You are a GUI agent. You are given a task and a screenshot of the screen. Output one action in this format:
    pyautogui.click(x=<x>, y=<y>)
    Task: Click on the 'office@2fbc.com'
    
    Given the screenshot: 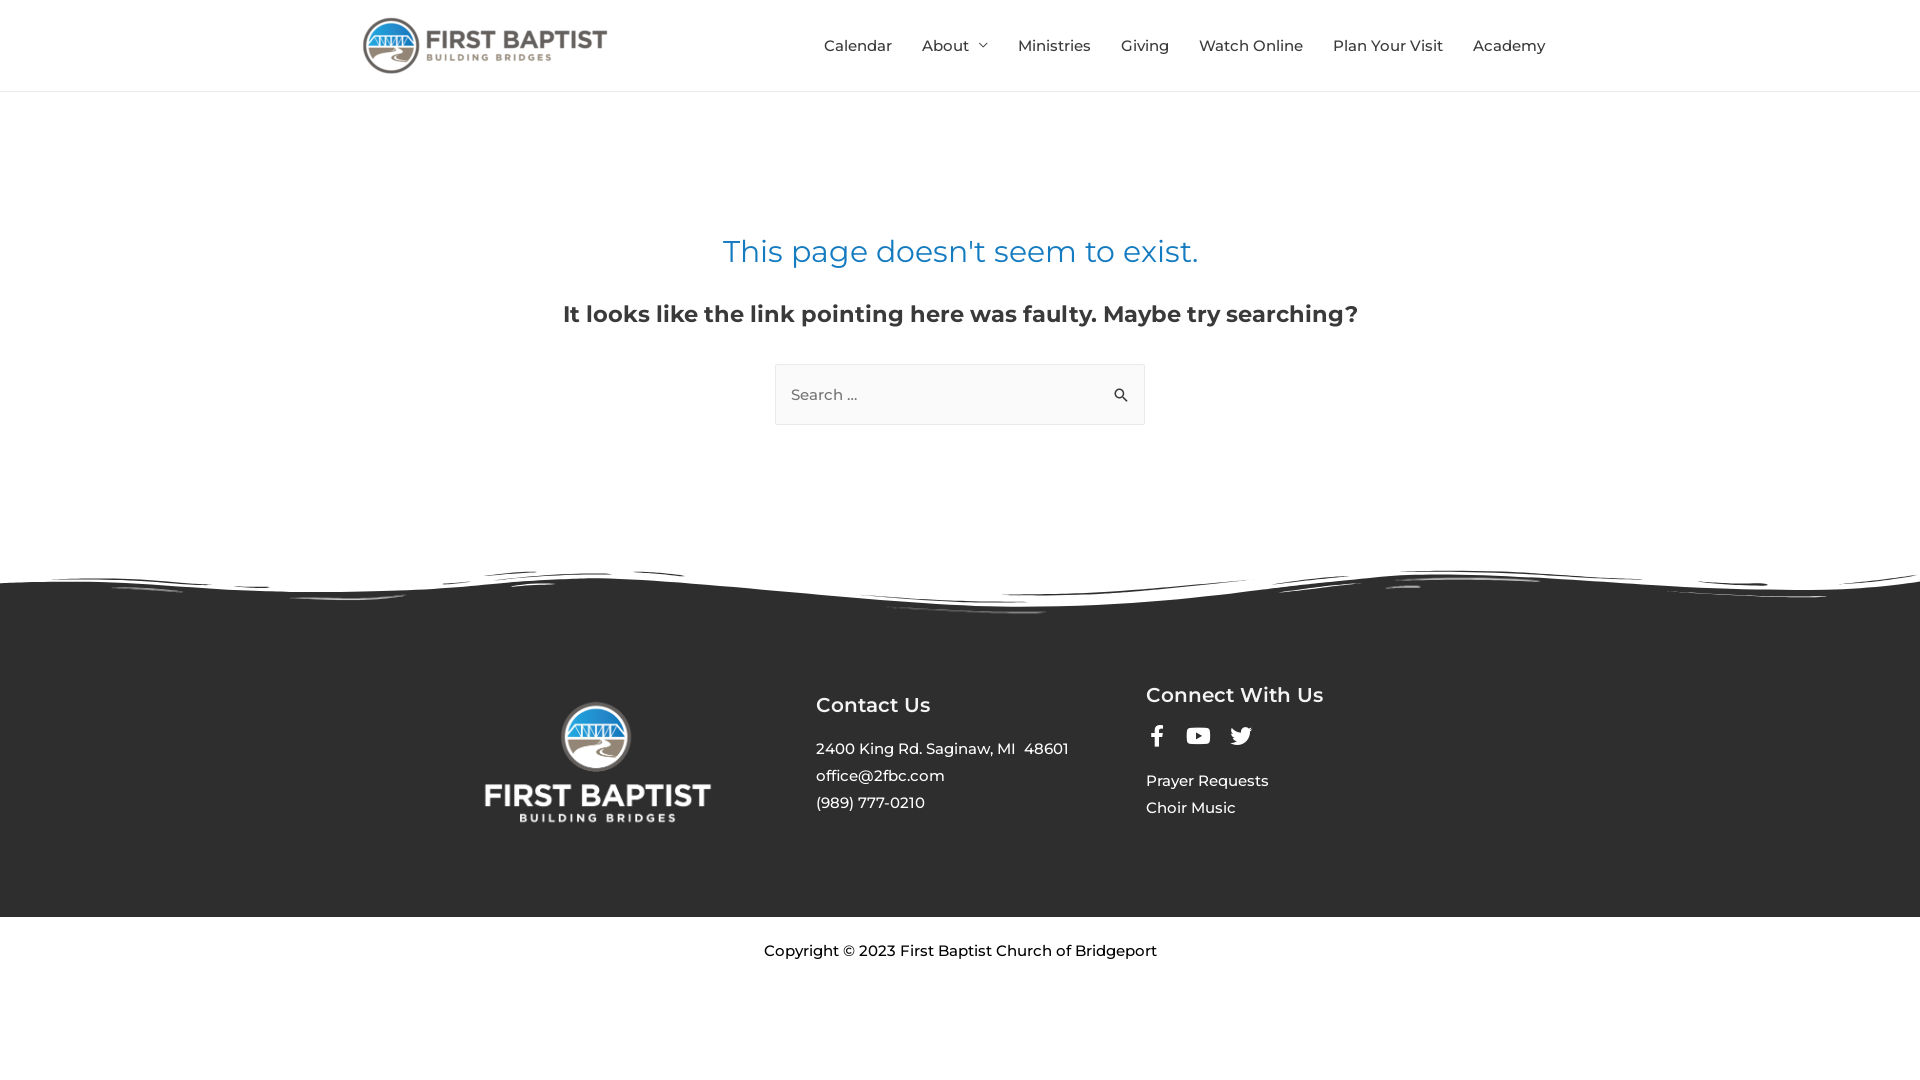 What is the action you would take?
    pyautogui.click(x=880, y=774)
    